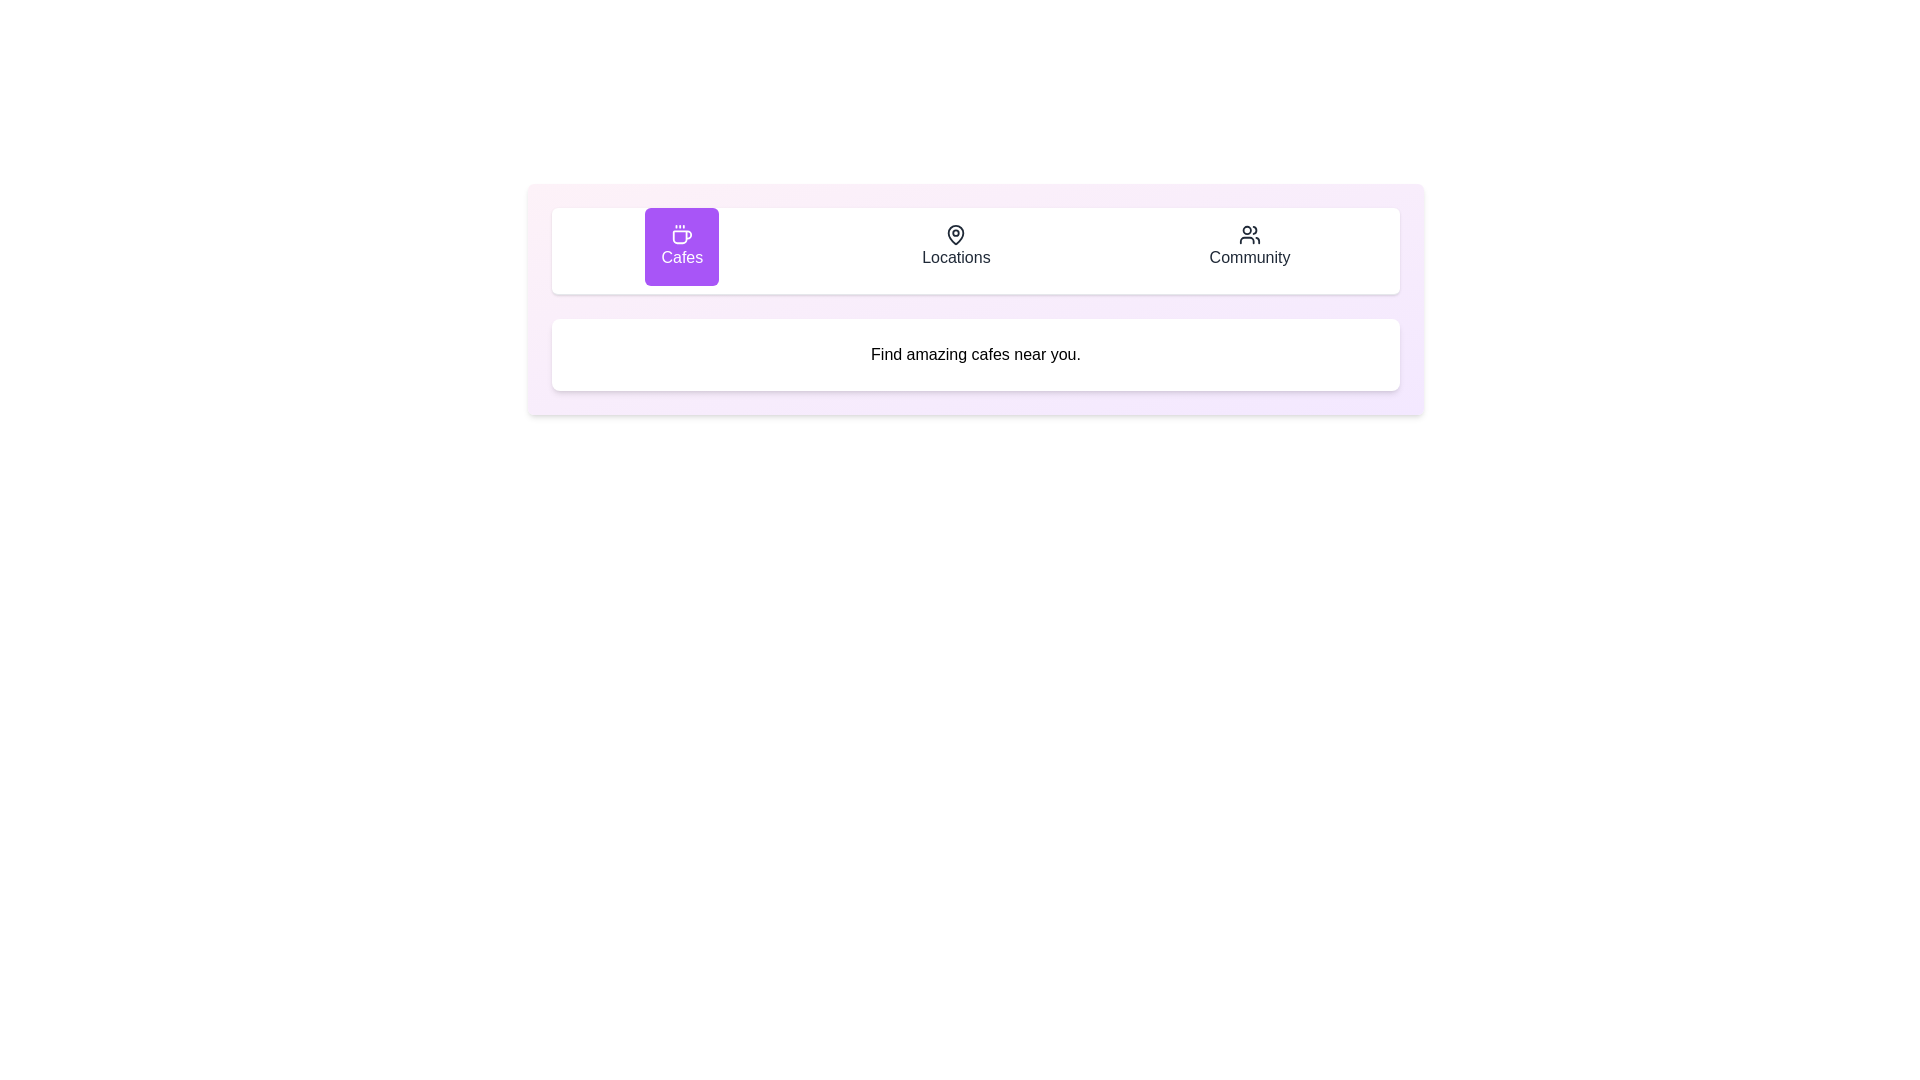  Describe the element at coordinates (975, 249) in the screenshot. I see `the navigation button for 'Locations', which is the second button in the horizontal navigation bar between 'Cafes' and 'Community'` at that location.